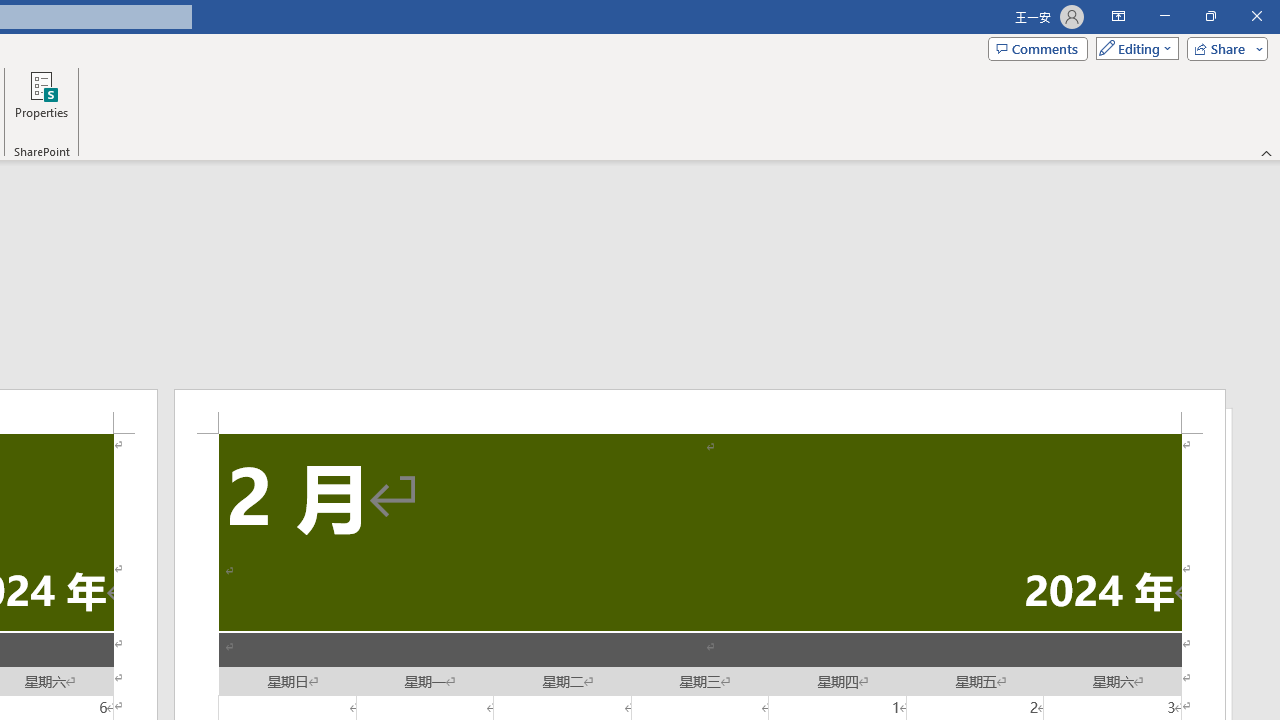 This screenshot has width=1280, height=720. Describe the element at coordinates (1133, 47) in the screenshot. I see `'Mode'` at that location.